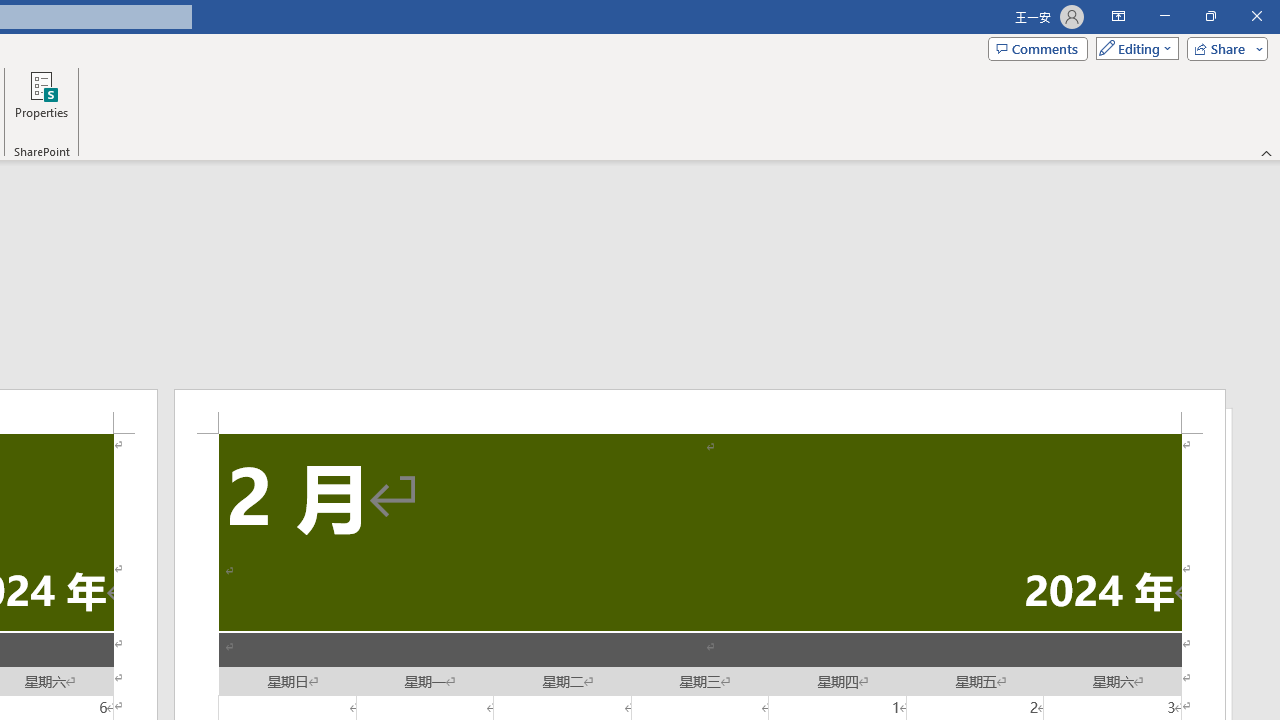 This screenshot has width=1280, height=720. Describe the element at coordinates (1133, 47) in the screenshot. I see `'Mode'` at that location.